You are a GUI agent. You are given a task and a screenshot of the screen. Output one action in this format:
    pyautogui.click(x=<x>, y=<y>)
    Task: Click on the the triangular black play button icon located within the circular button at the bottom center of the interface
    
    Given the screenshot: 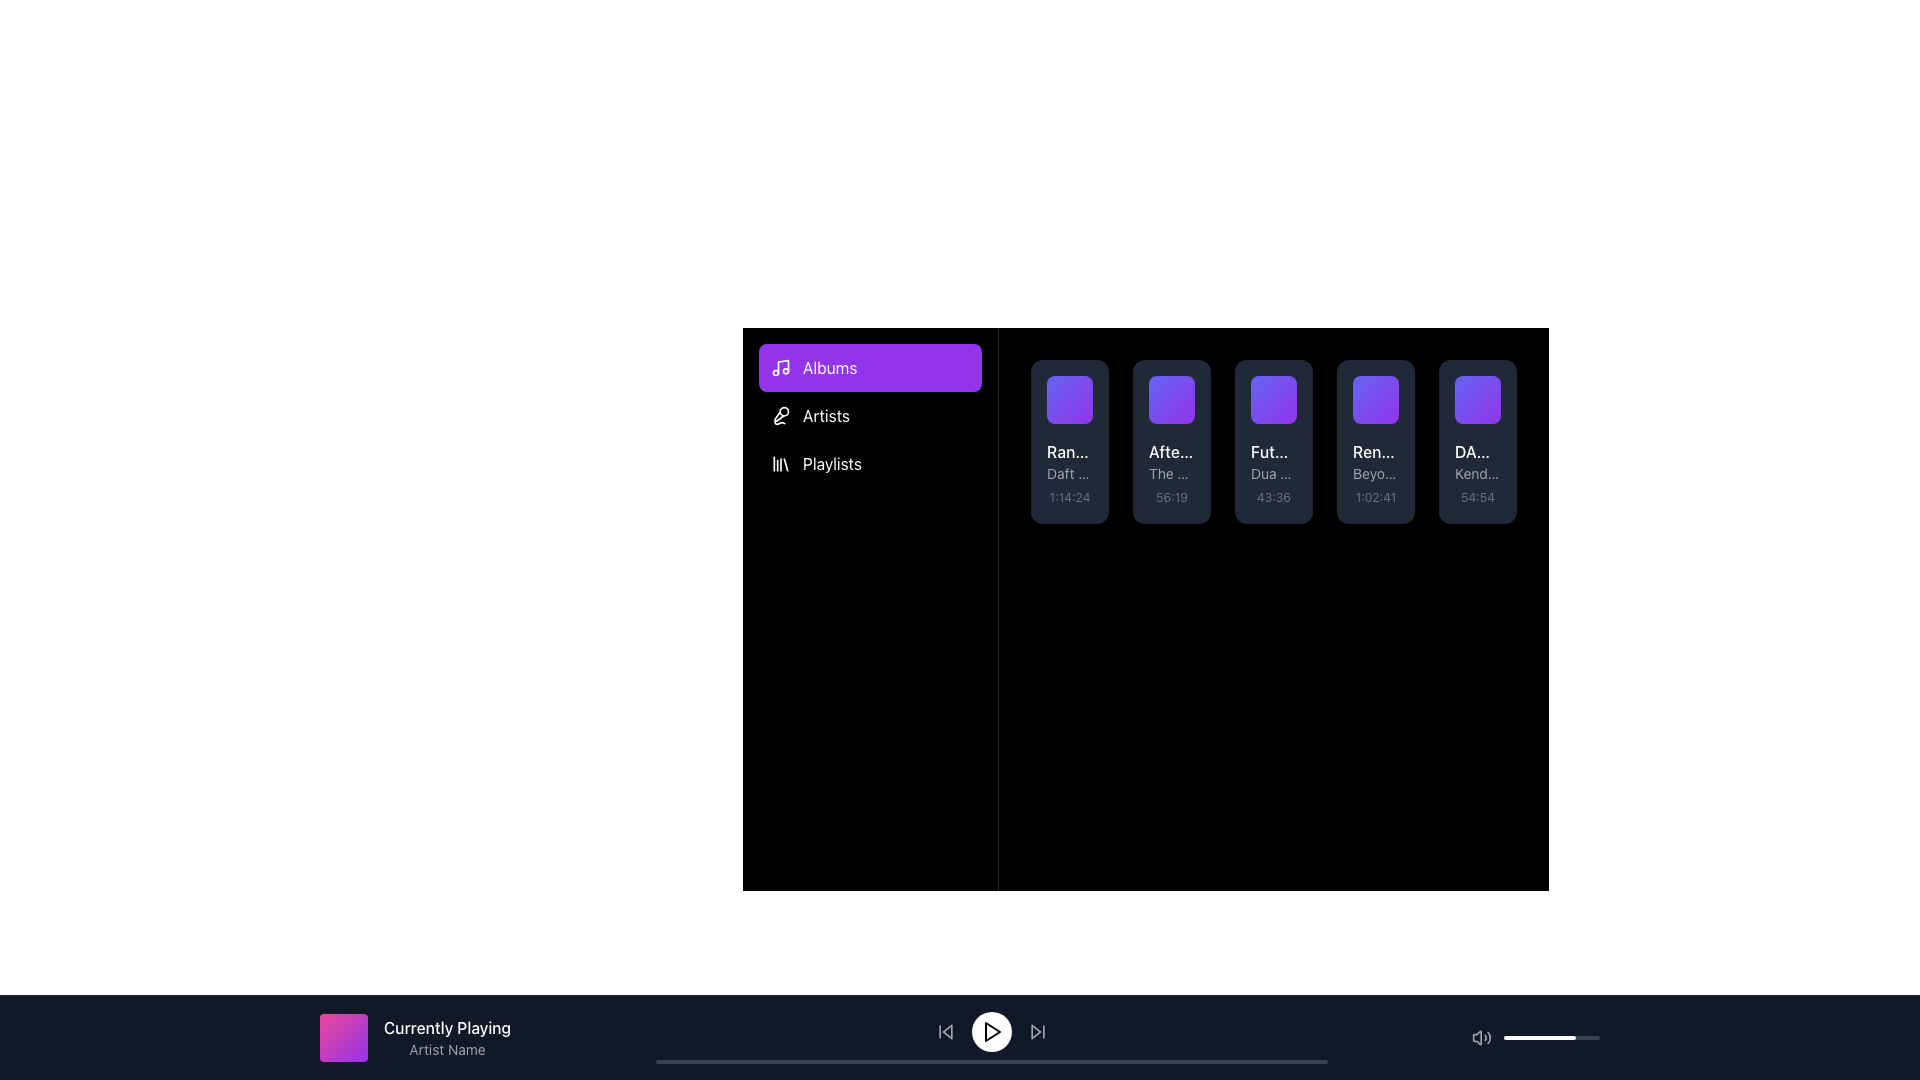 What is the action you would take?
    pyautogui.click(x=992, y=1032)
    